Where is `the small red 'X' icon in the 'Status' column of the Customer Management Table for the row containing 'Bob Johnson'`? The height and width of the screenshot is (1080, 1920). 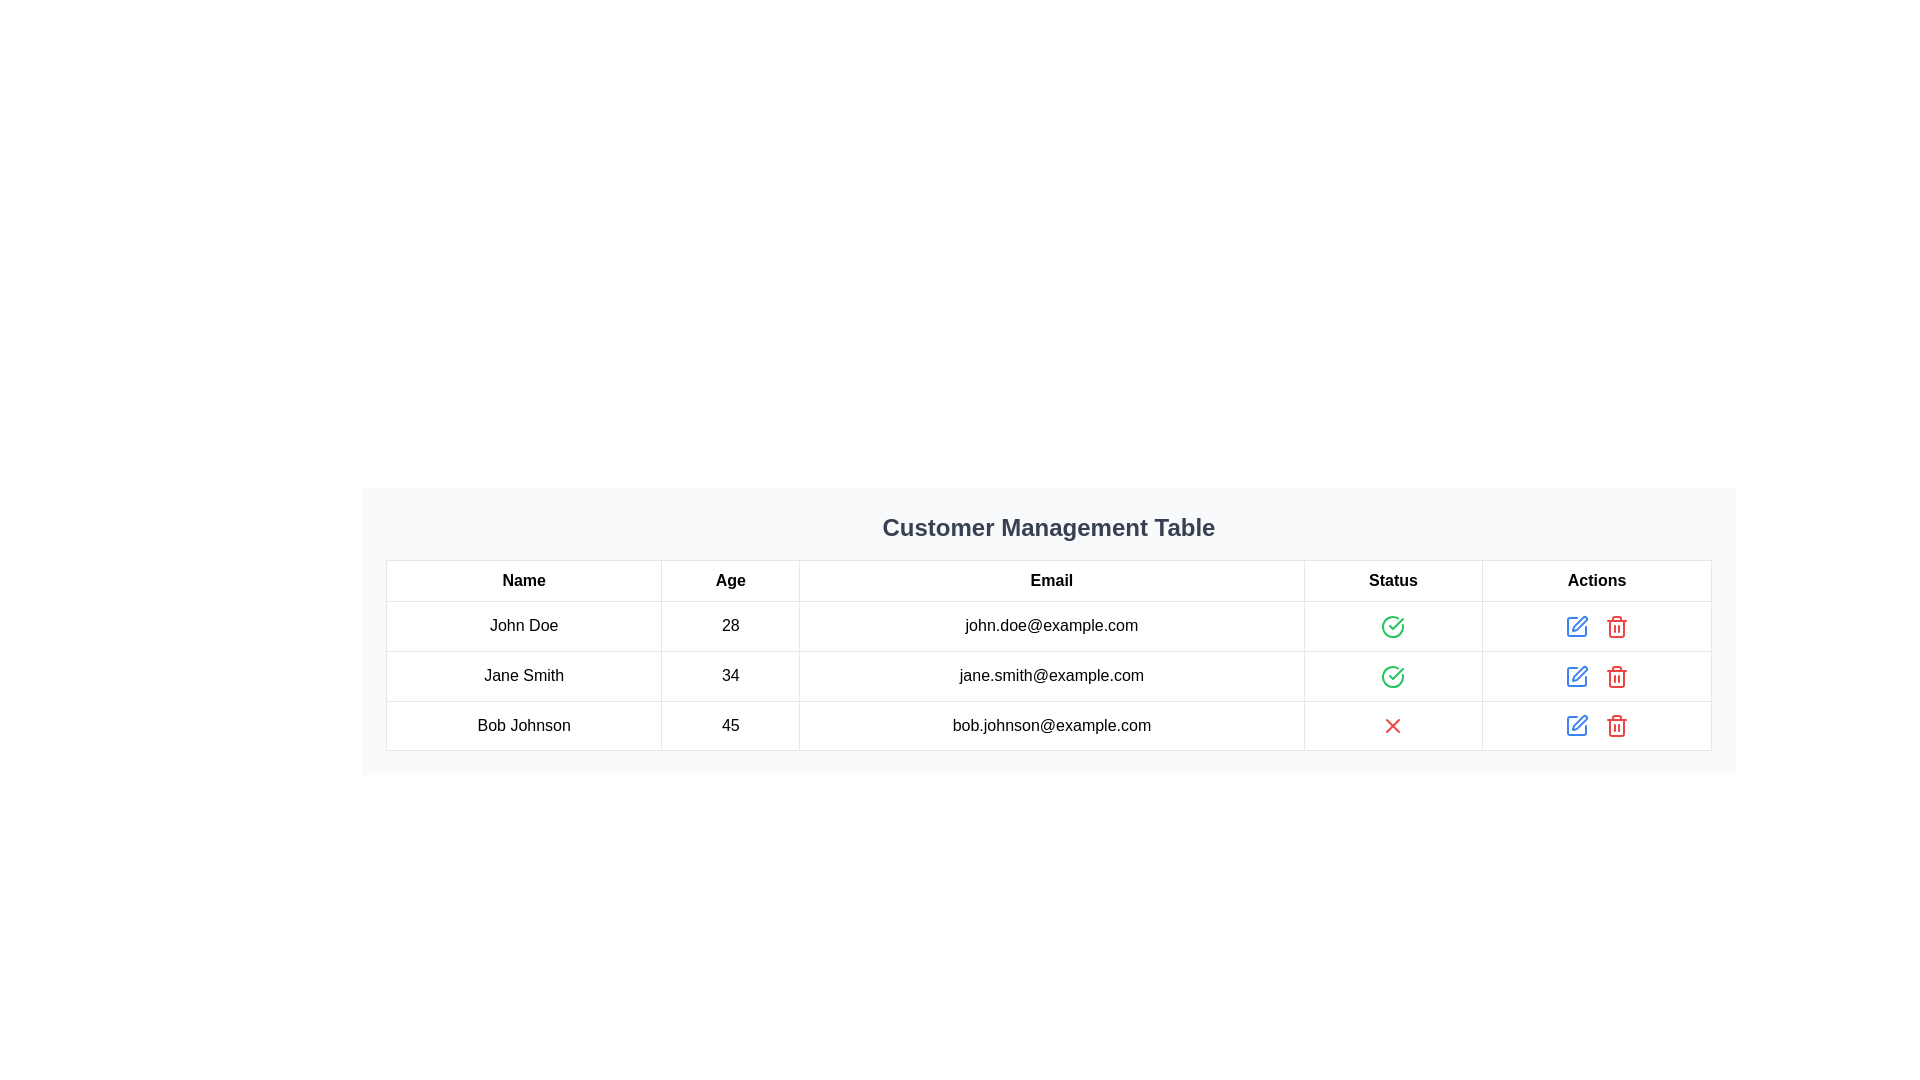 the small red 'X' icon in the 'Status' column of the Customer Management Table for the row containing 'Bob Johnson' is located at coordinates (1392, 725).